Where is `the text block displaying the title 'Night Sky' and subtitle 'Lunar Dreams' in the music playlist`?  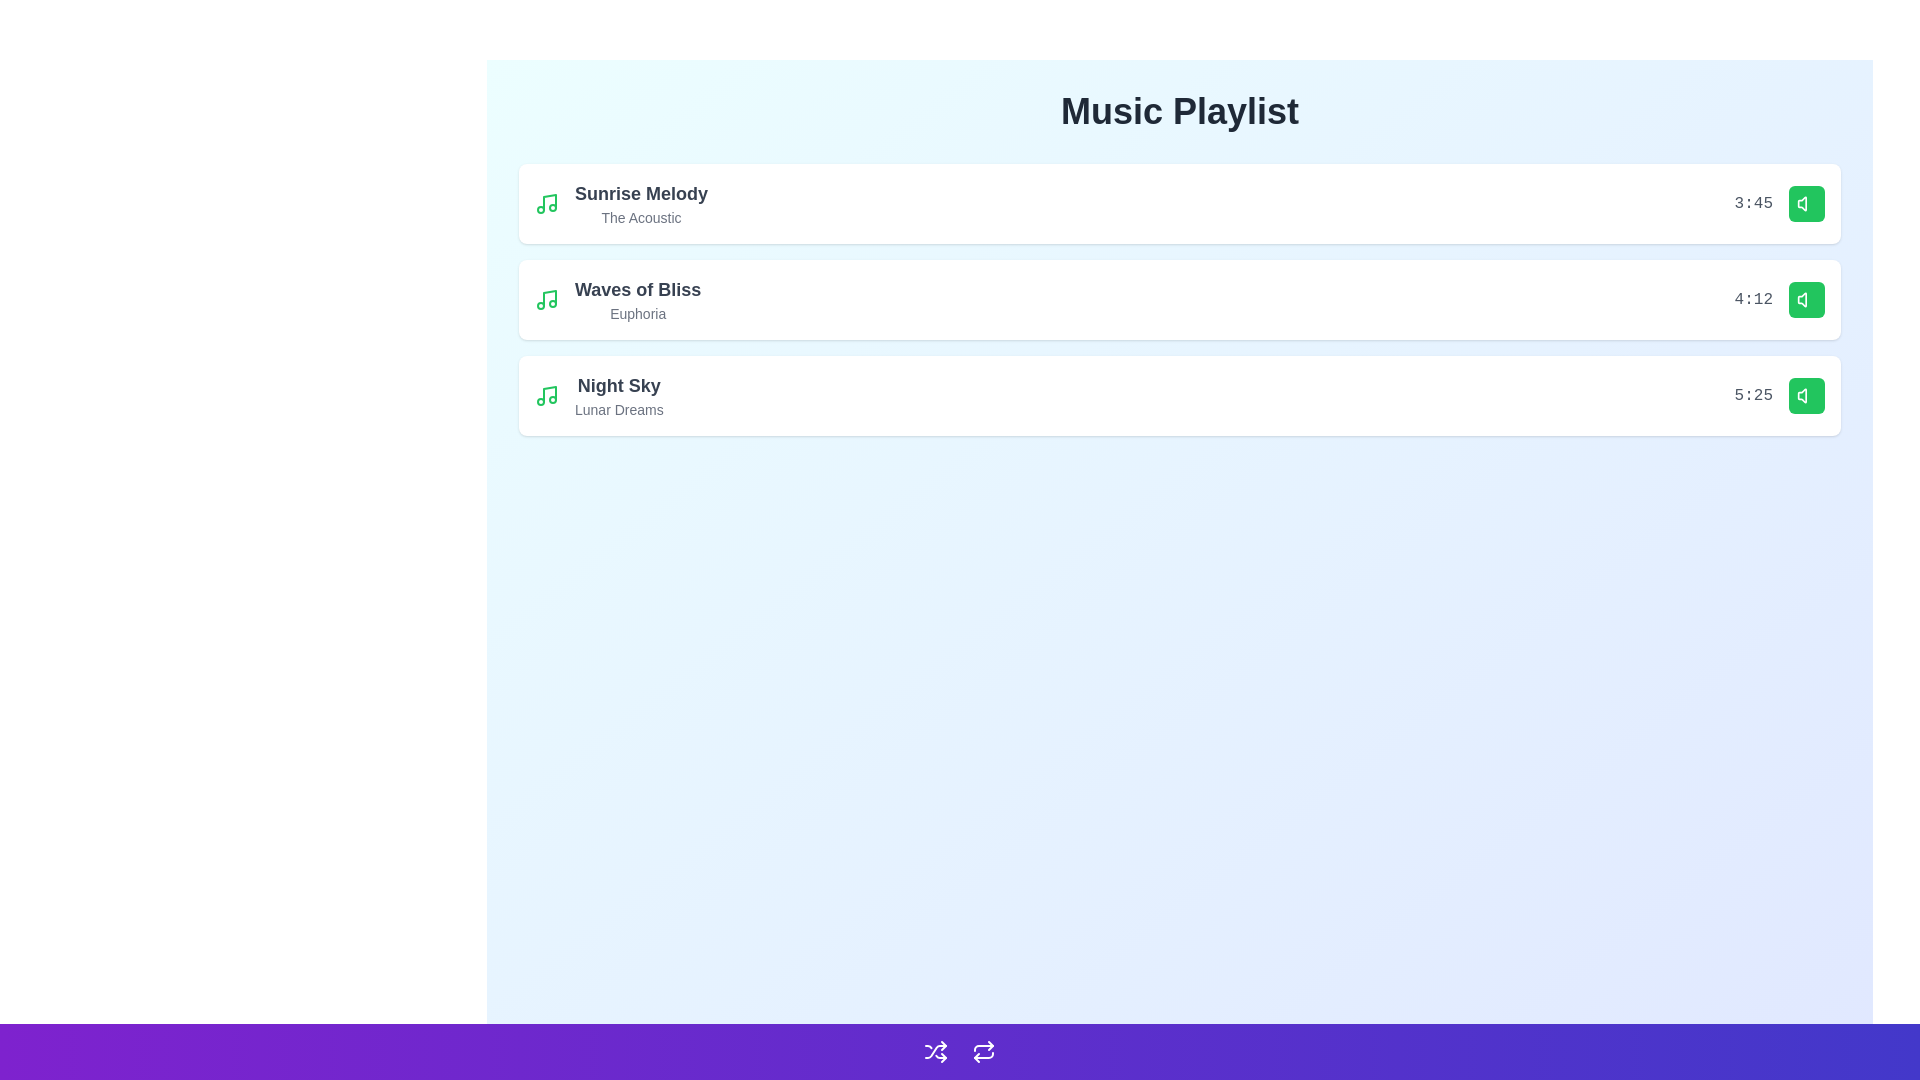
the text block displaying the title 'Night Sky' and subtitle 'Lunar Dreams' in the music playlist is located at coordinates (618, 396).